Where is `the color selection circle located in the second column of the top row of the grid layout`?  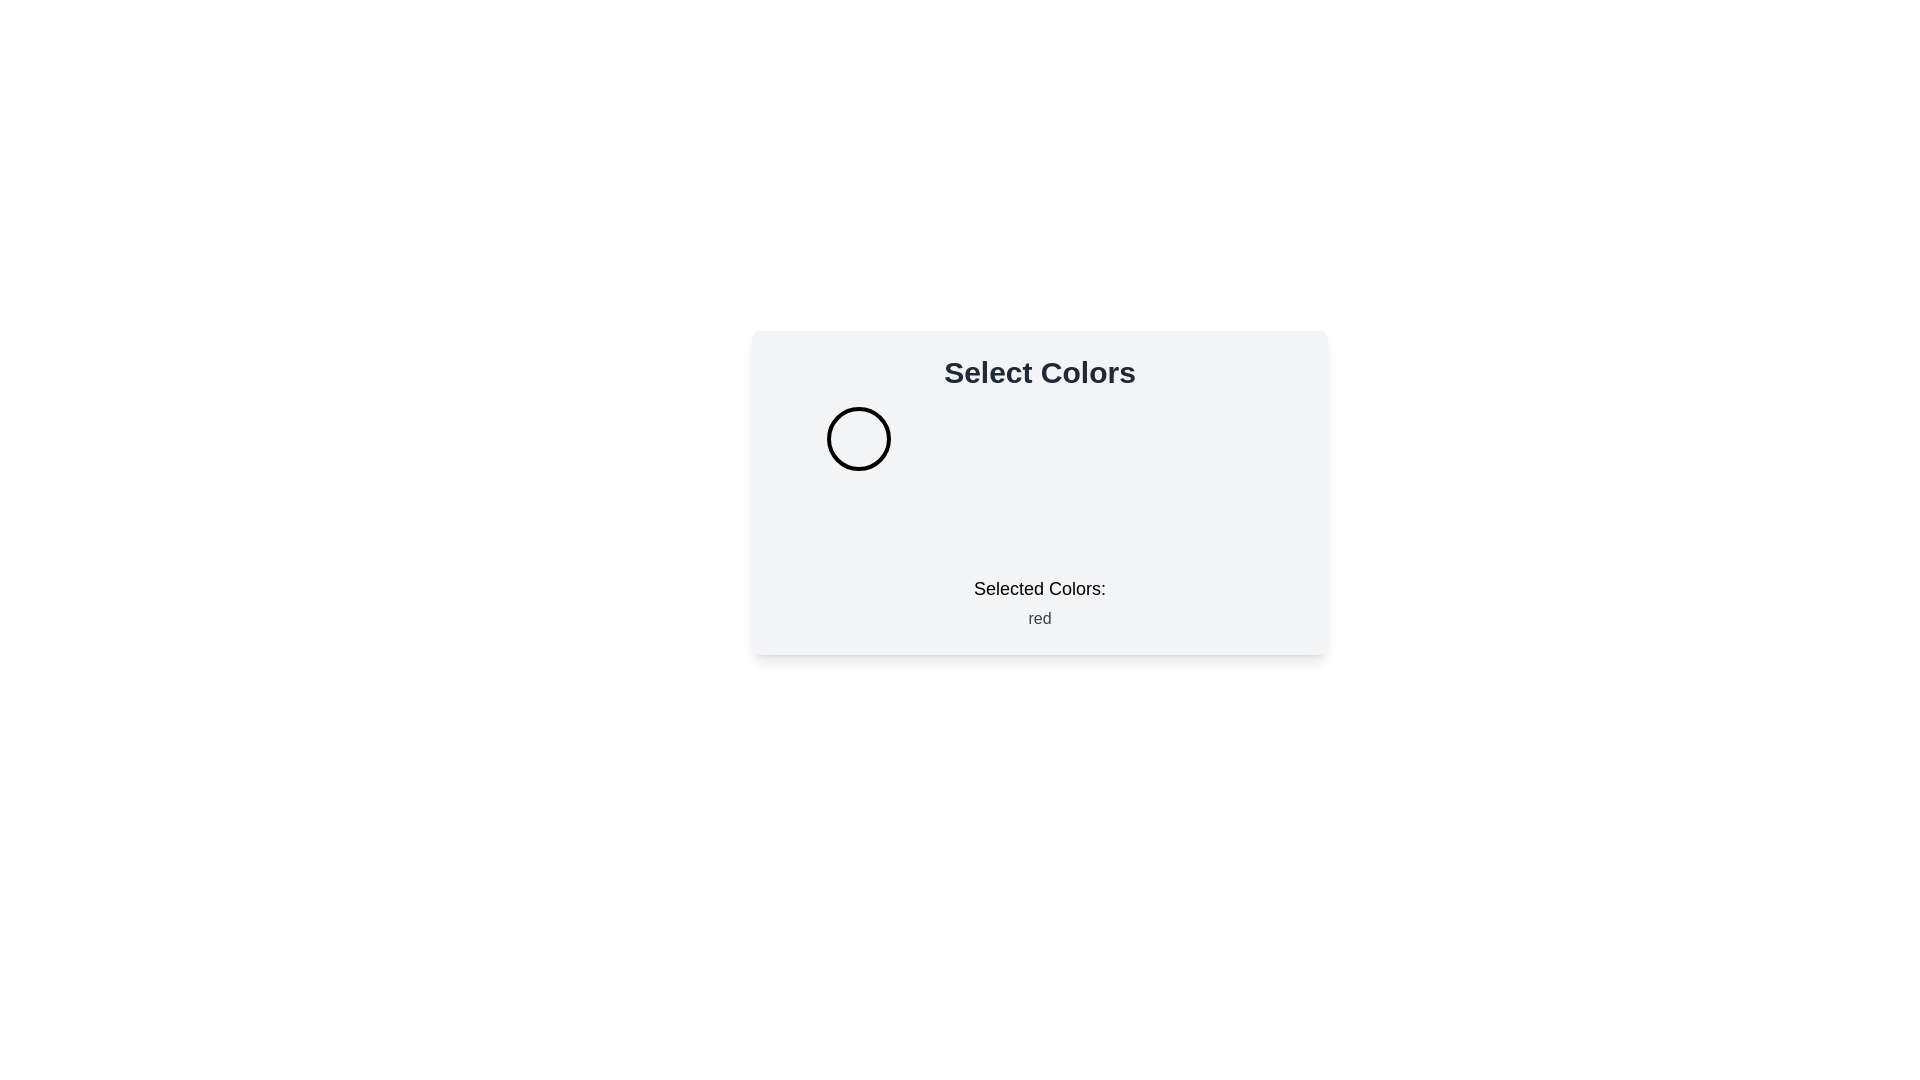
the color selection circle located in the second column of the top row of the grid layout is located at coordinates (1040, 438).